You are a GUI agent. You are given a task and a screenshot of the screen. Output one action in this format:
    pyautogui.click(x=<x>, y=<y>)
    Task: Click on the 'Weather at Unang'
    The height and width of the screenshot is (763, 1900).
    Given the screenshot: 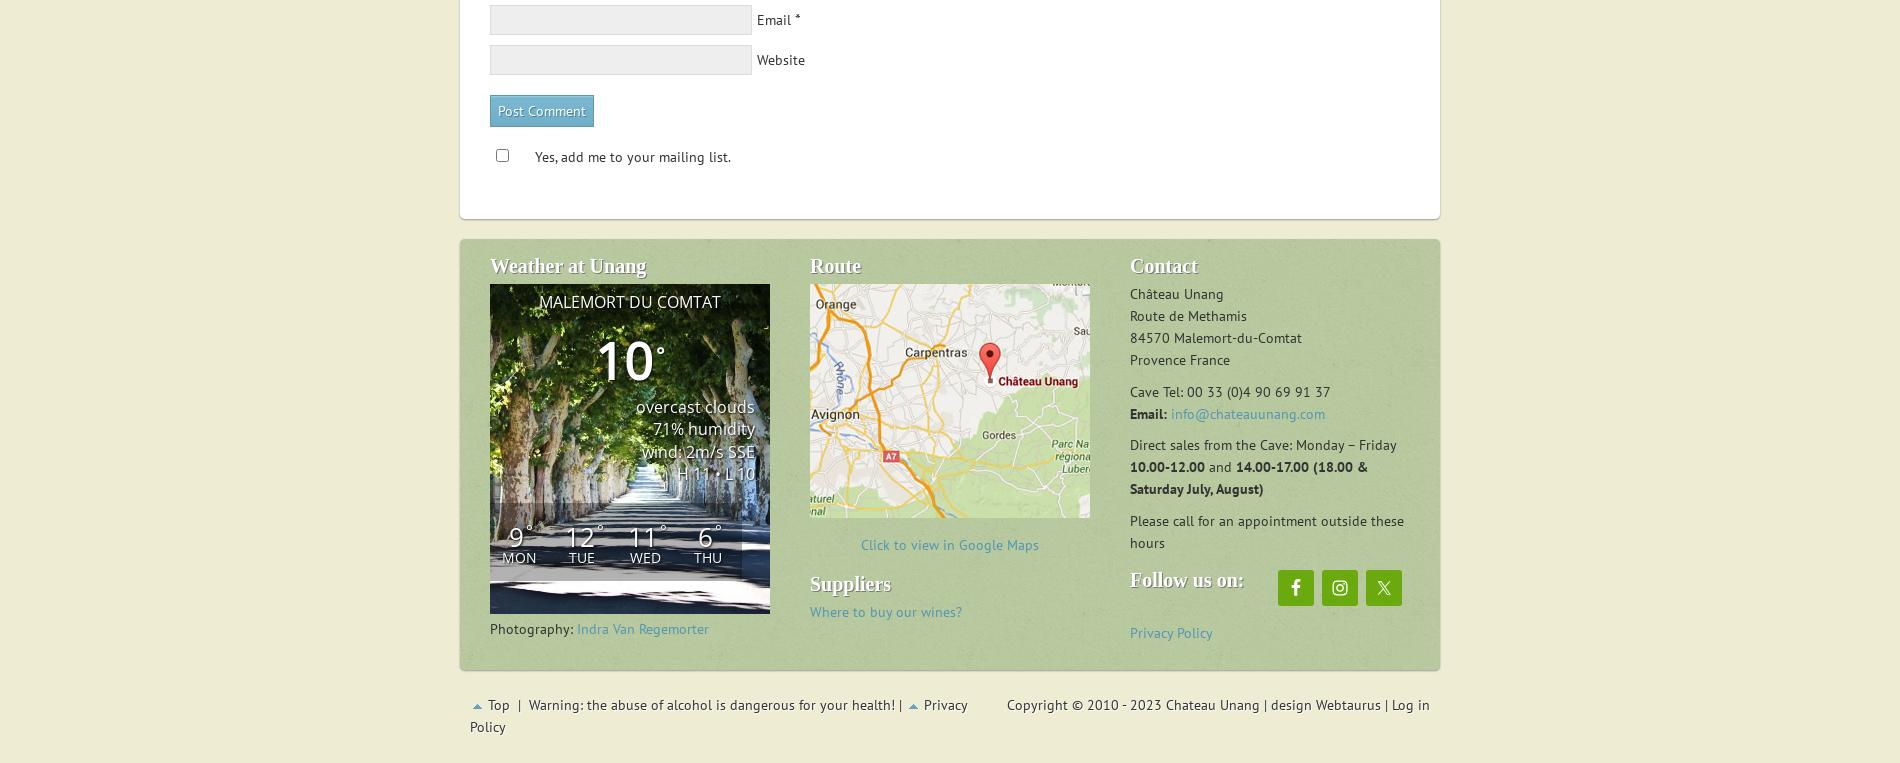 What is the action you would take?
    pyautogui.click(x=567, y=264)
    